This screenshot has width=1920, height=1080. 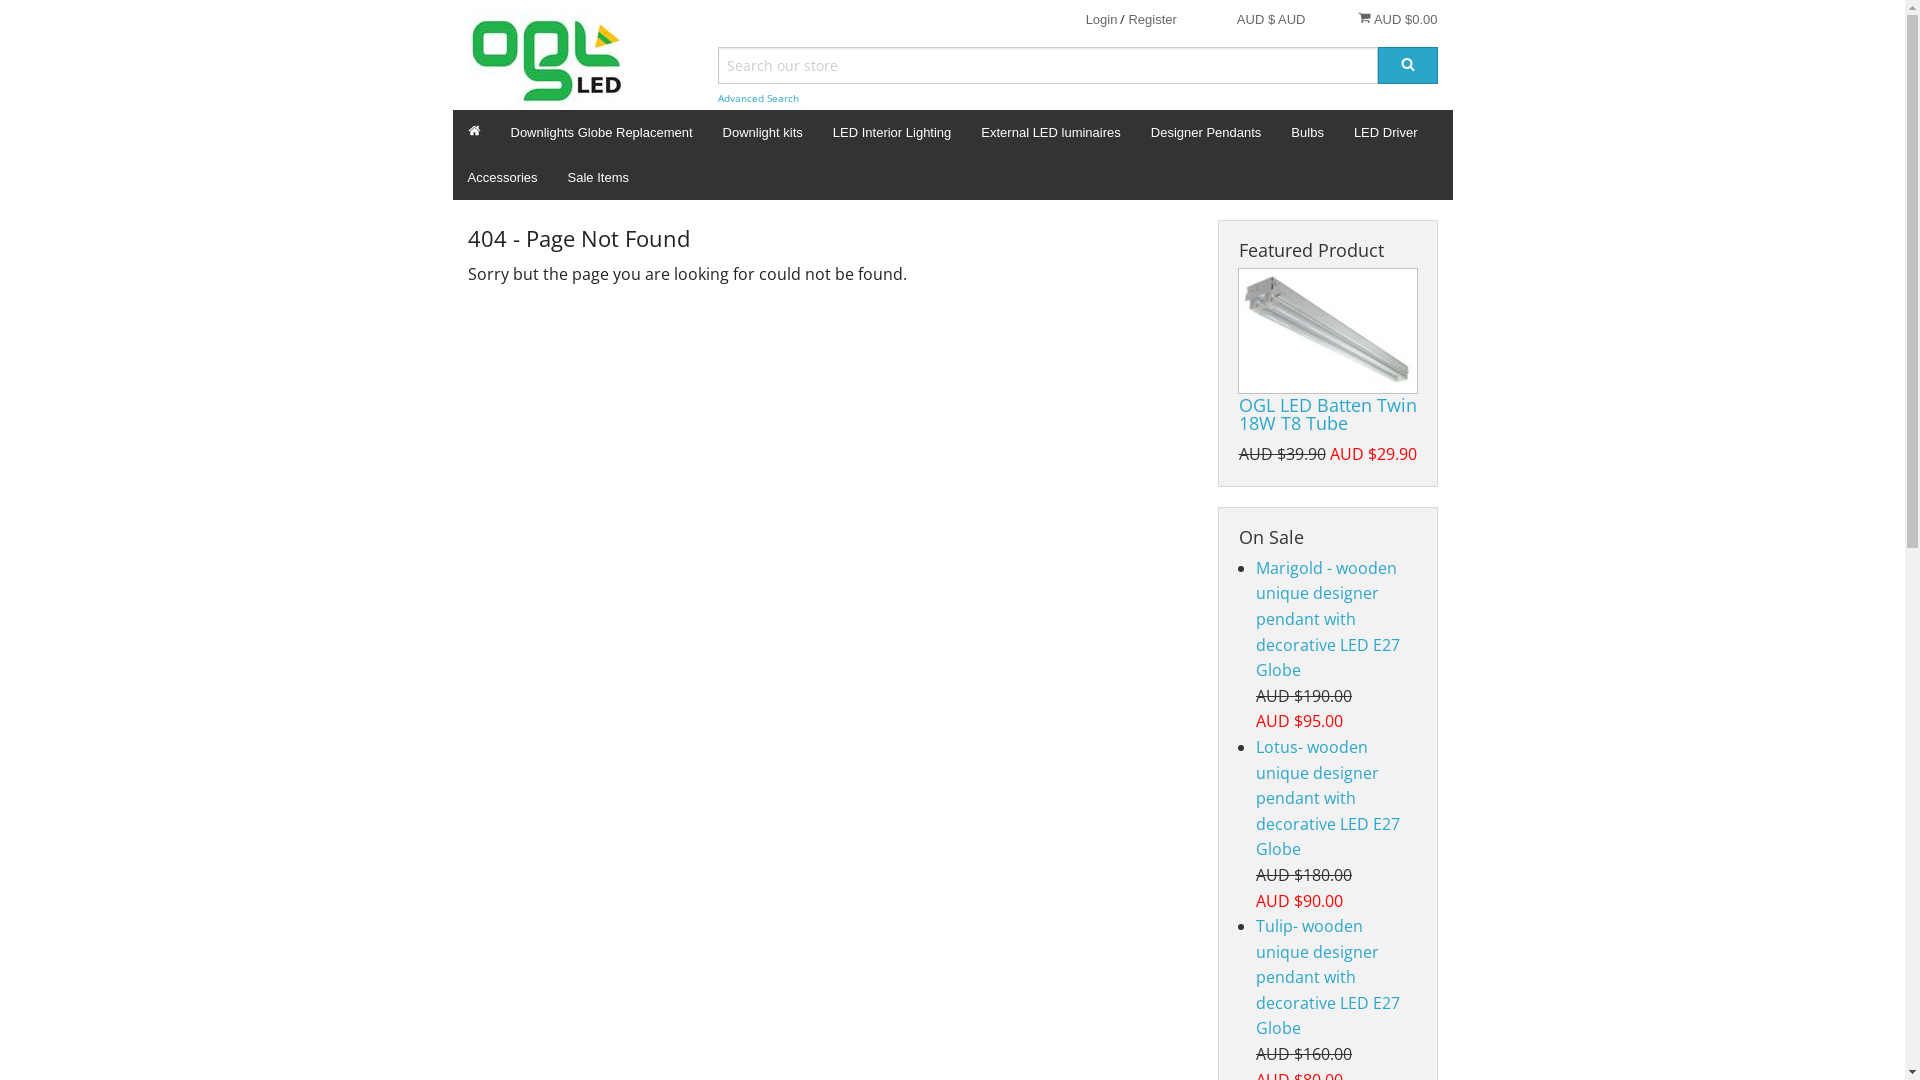 I want to click on 'OGL LED Batten Twin 18W T8 Tube', so click(x=1237, y=412).